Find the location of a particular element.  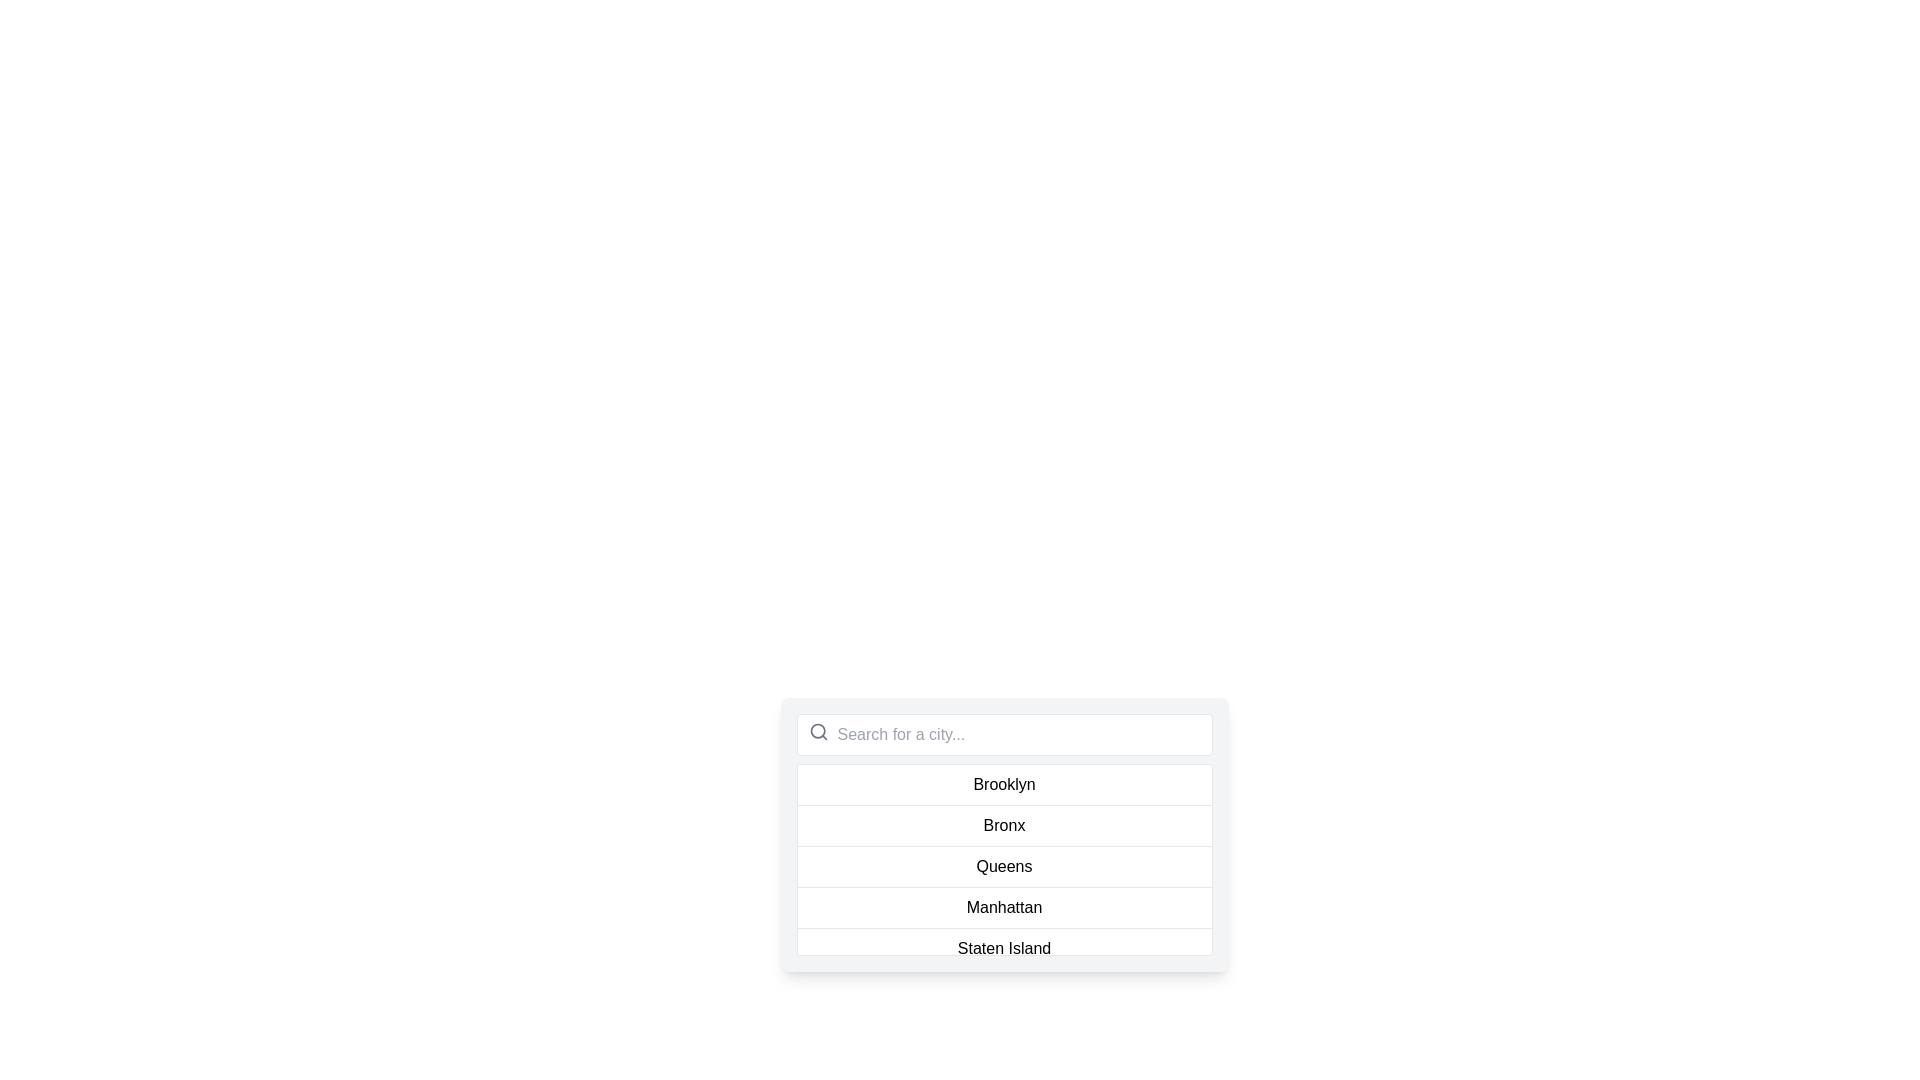

the text option 'Staten Island' in the dropdown menu is located at coordinates (1004, 947).